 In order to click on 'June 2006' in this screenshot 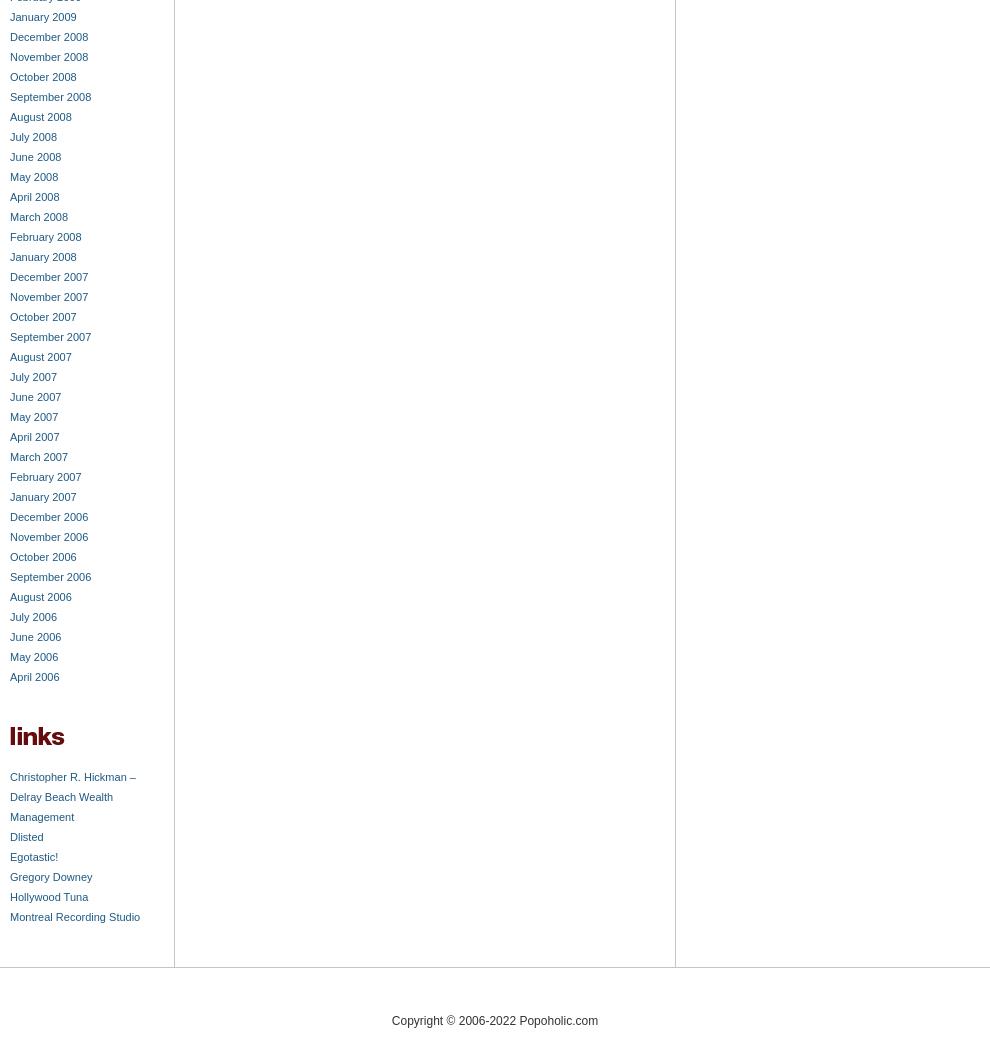, I will do `click(34, 635)`.